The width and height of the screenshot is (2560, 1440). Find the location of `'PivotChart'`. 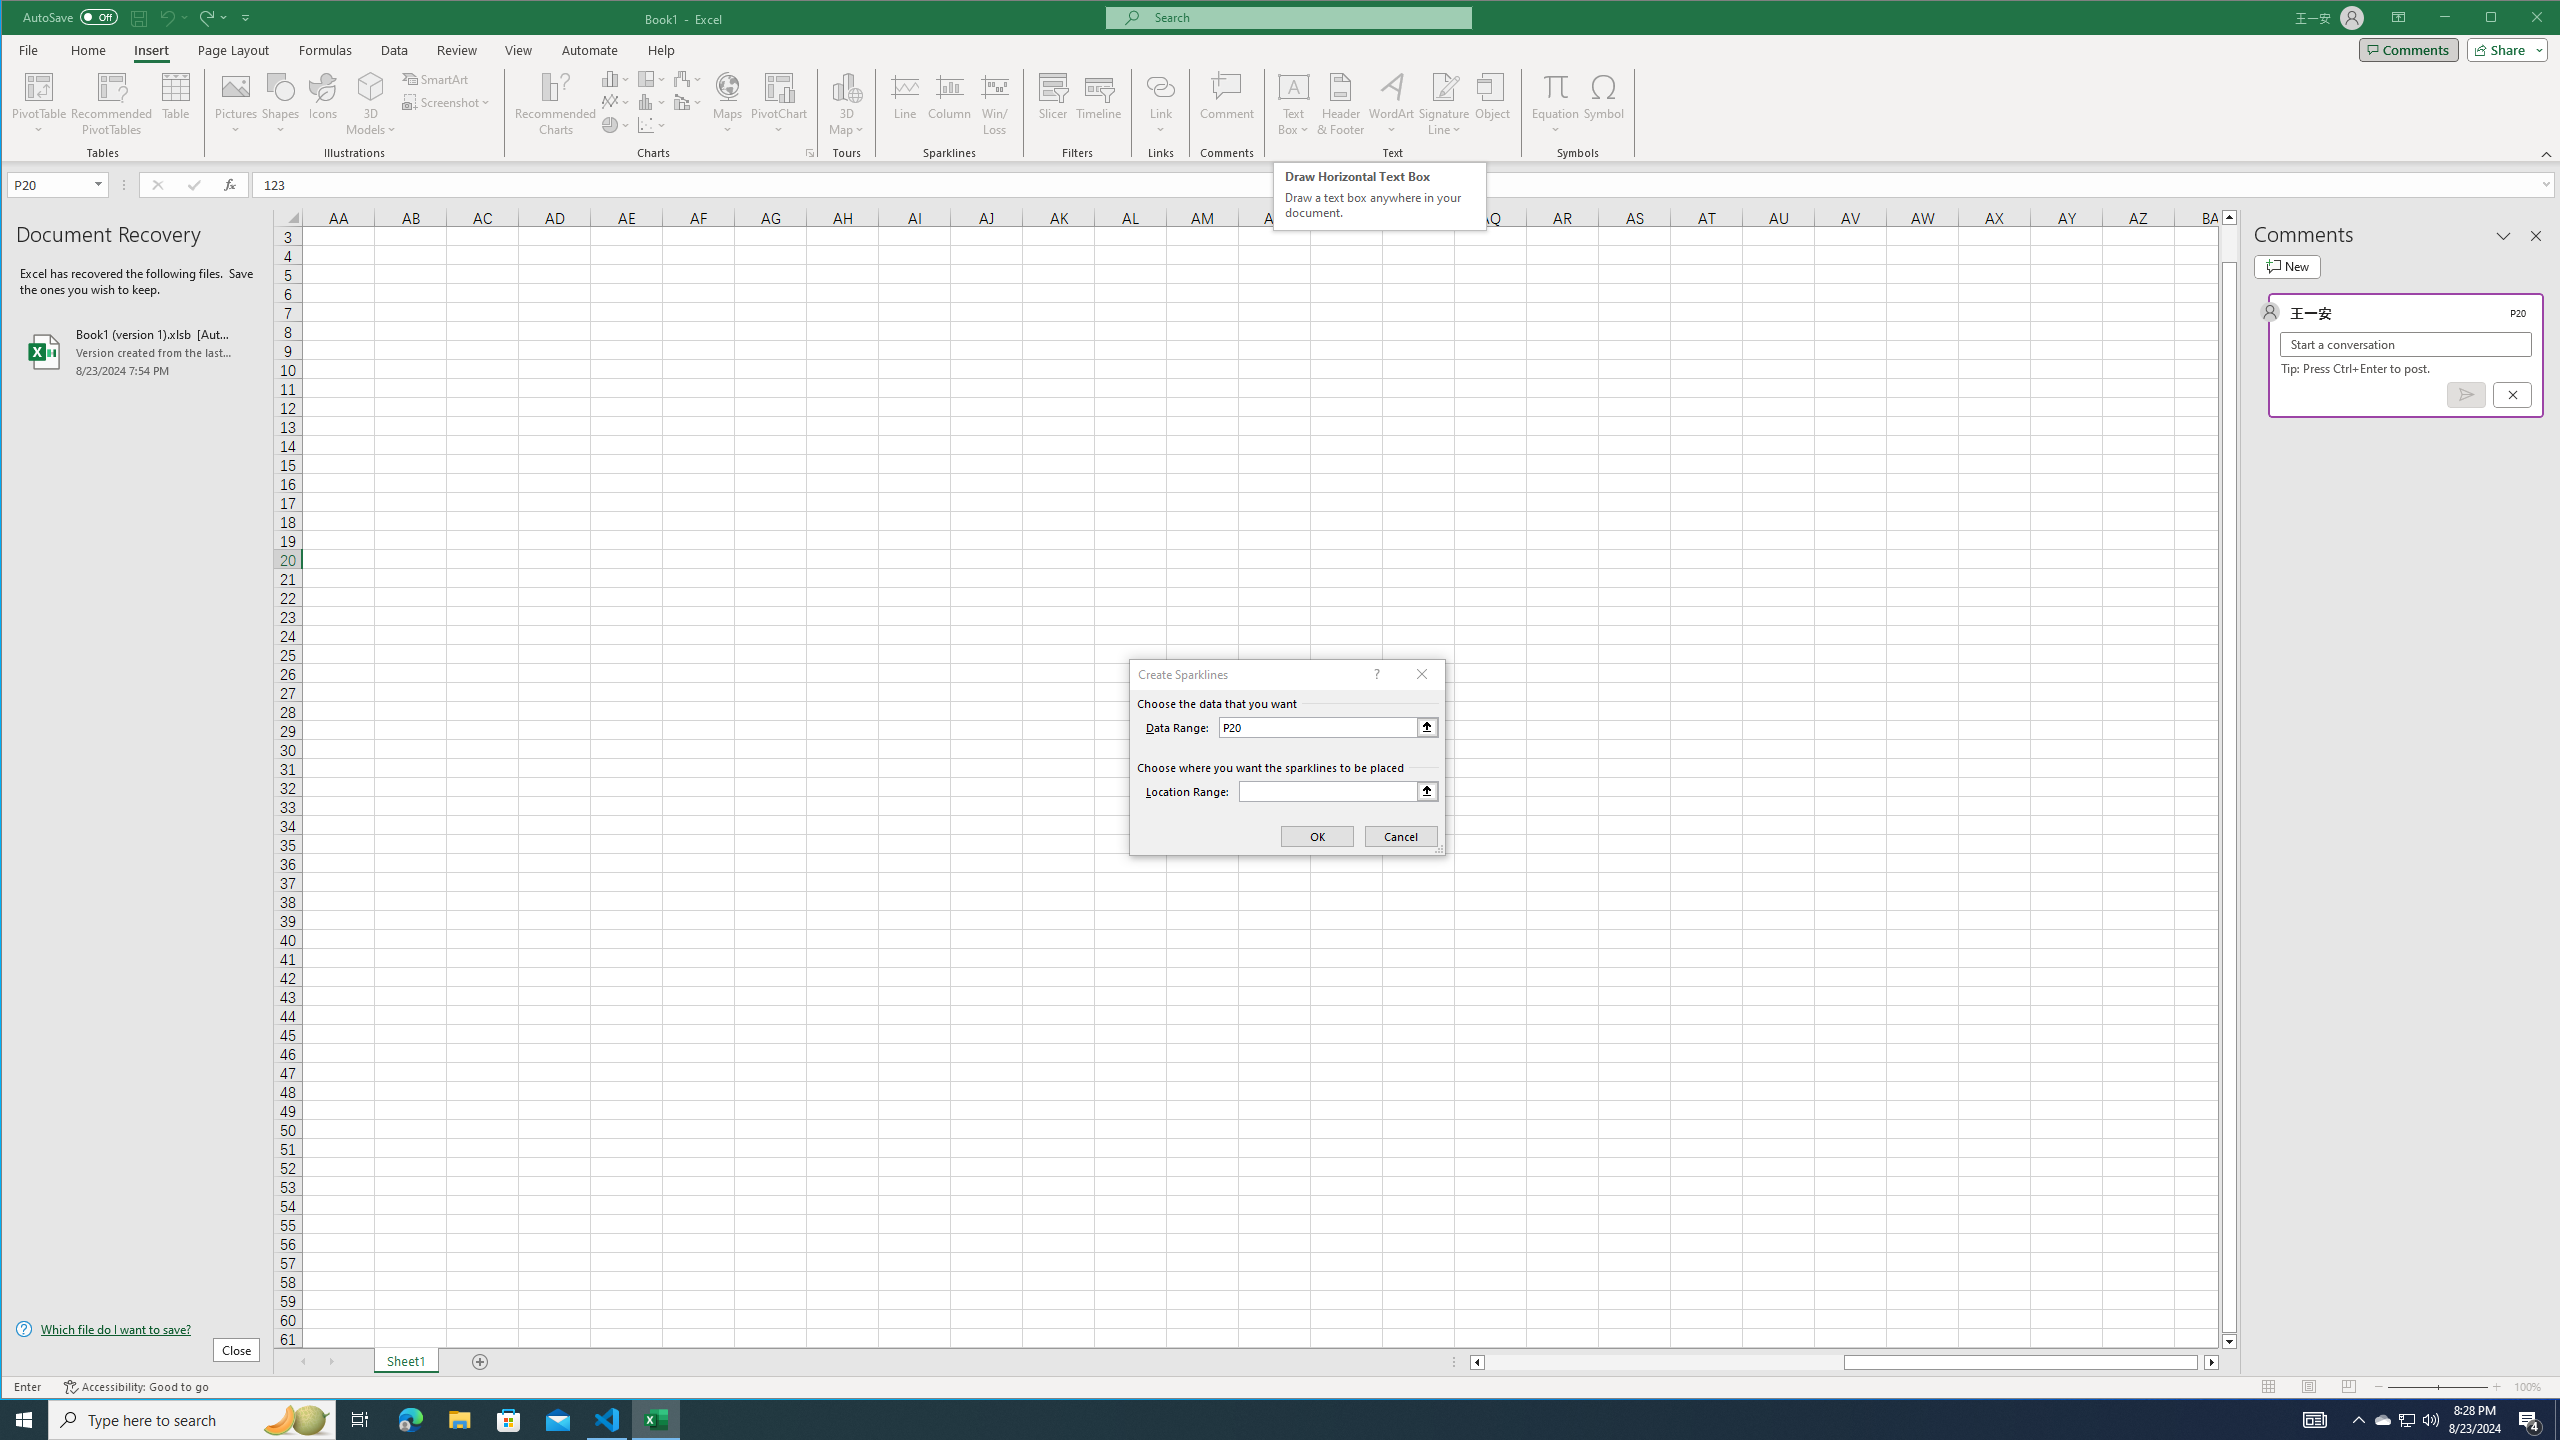

'PivotChart' is located at coordinates (778, 103).